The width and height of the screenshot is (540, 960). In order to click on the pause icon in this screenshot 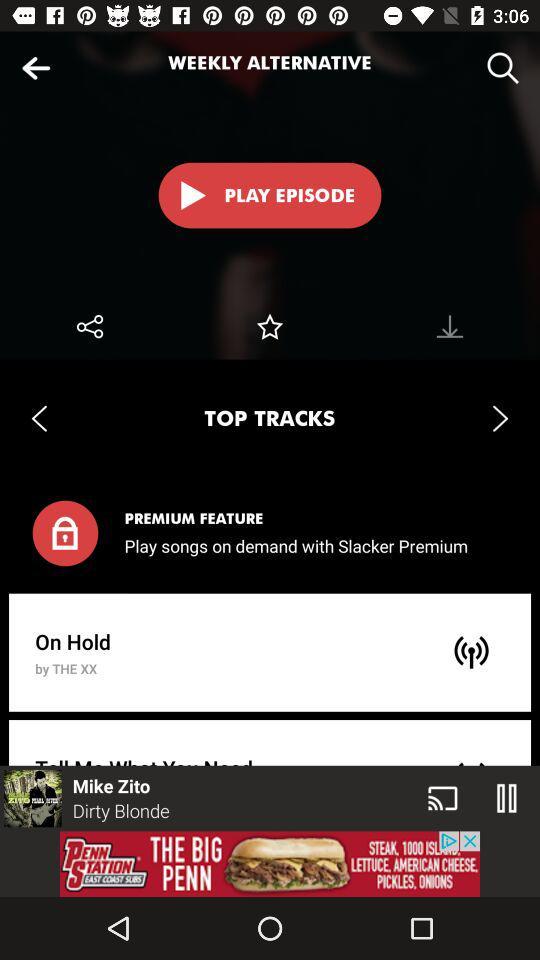, I will do `click(507, 798)`.